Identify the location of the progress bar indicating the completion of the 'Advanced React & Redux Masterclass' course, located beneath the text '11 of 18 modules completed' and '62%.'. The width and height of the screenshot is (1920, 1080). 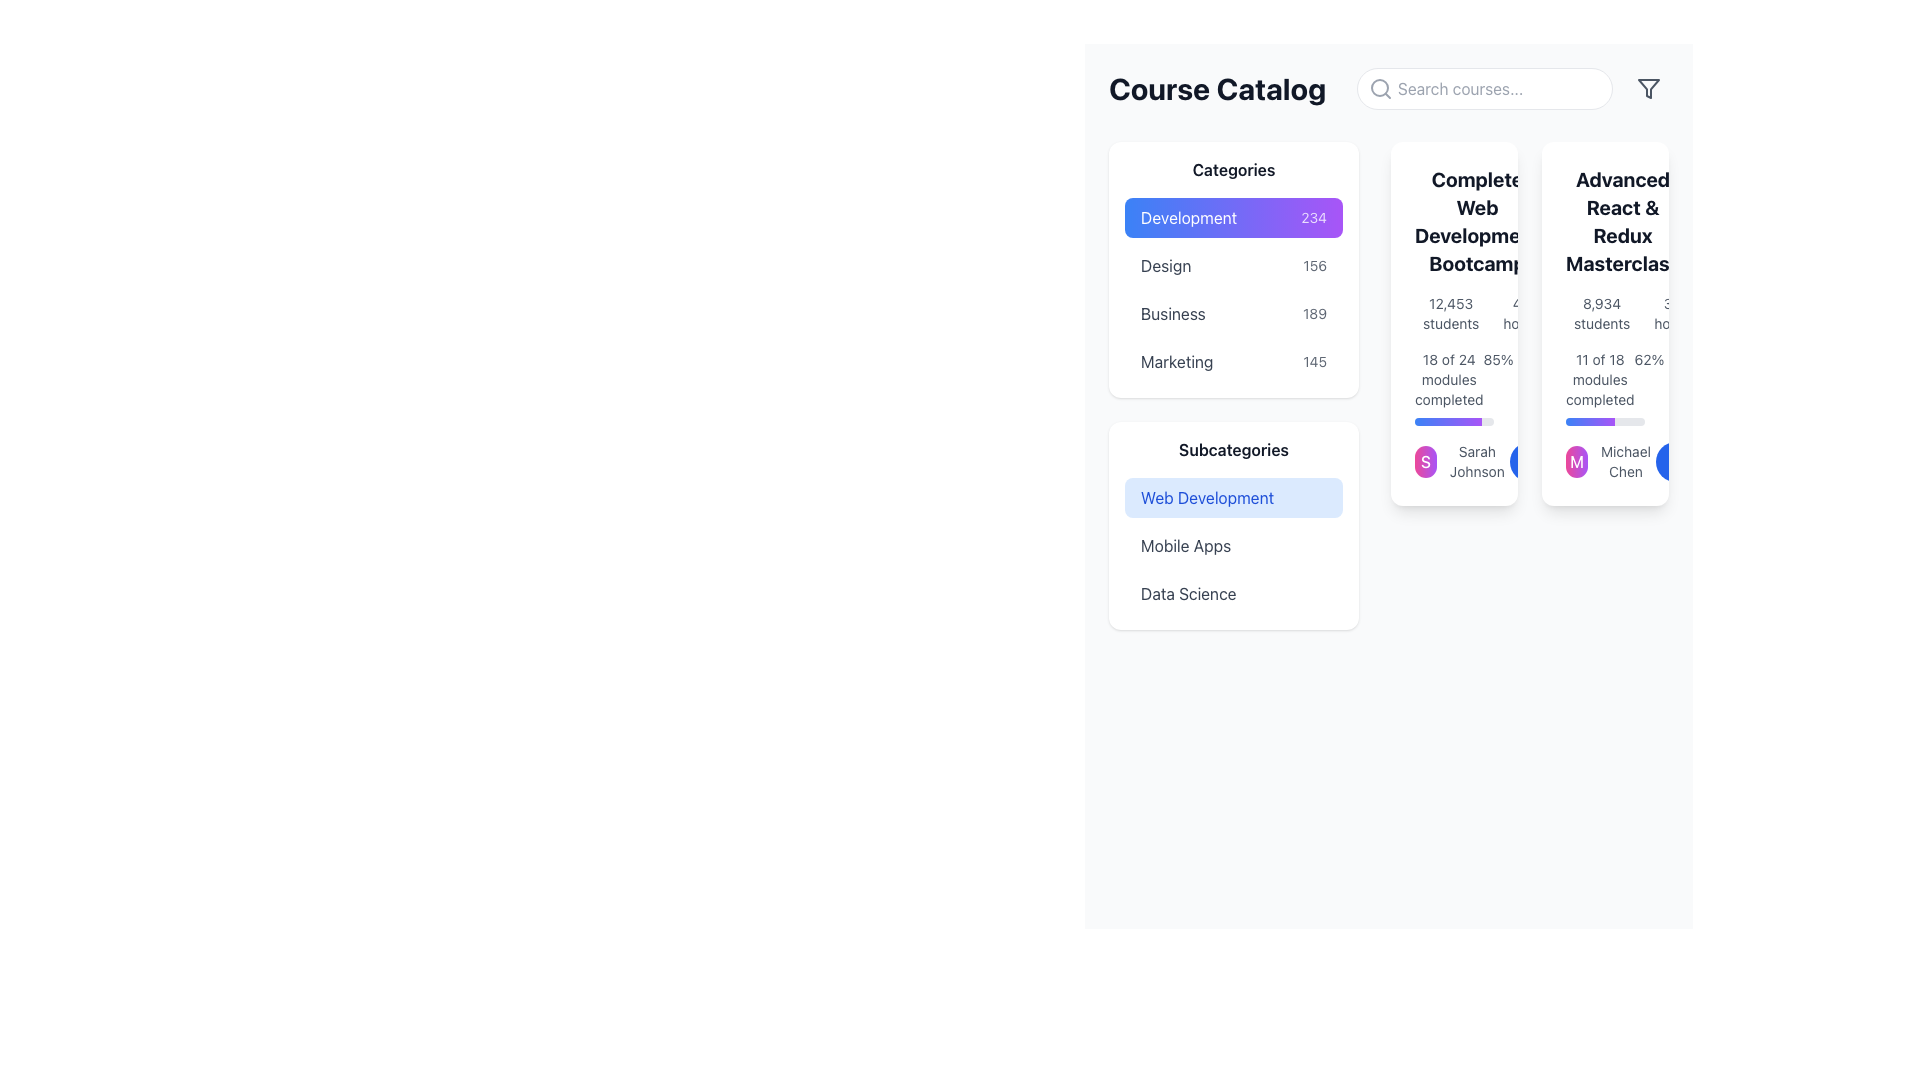
(1605, 420).